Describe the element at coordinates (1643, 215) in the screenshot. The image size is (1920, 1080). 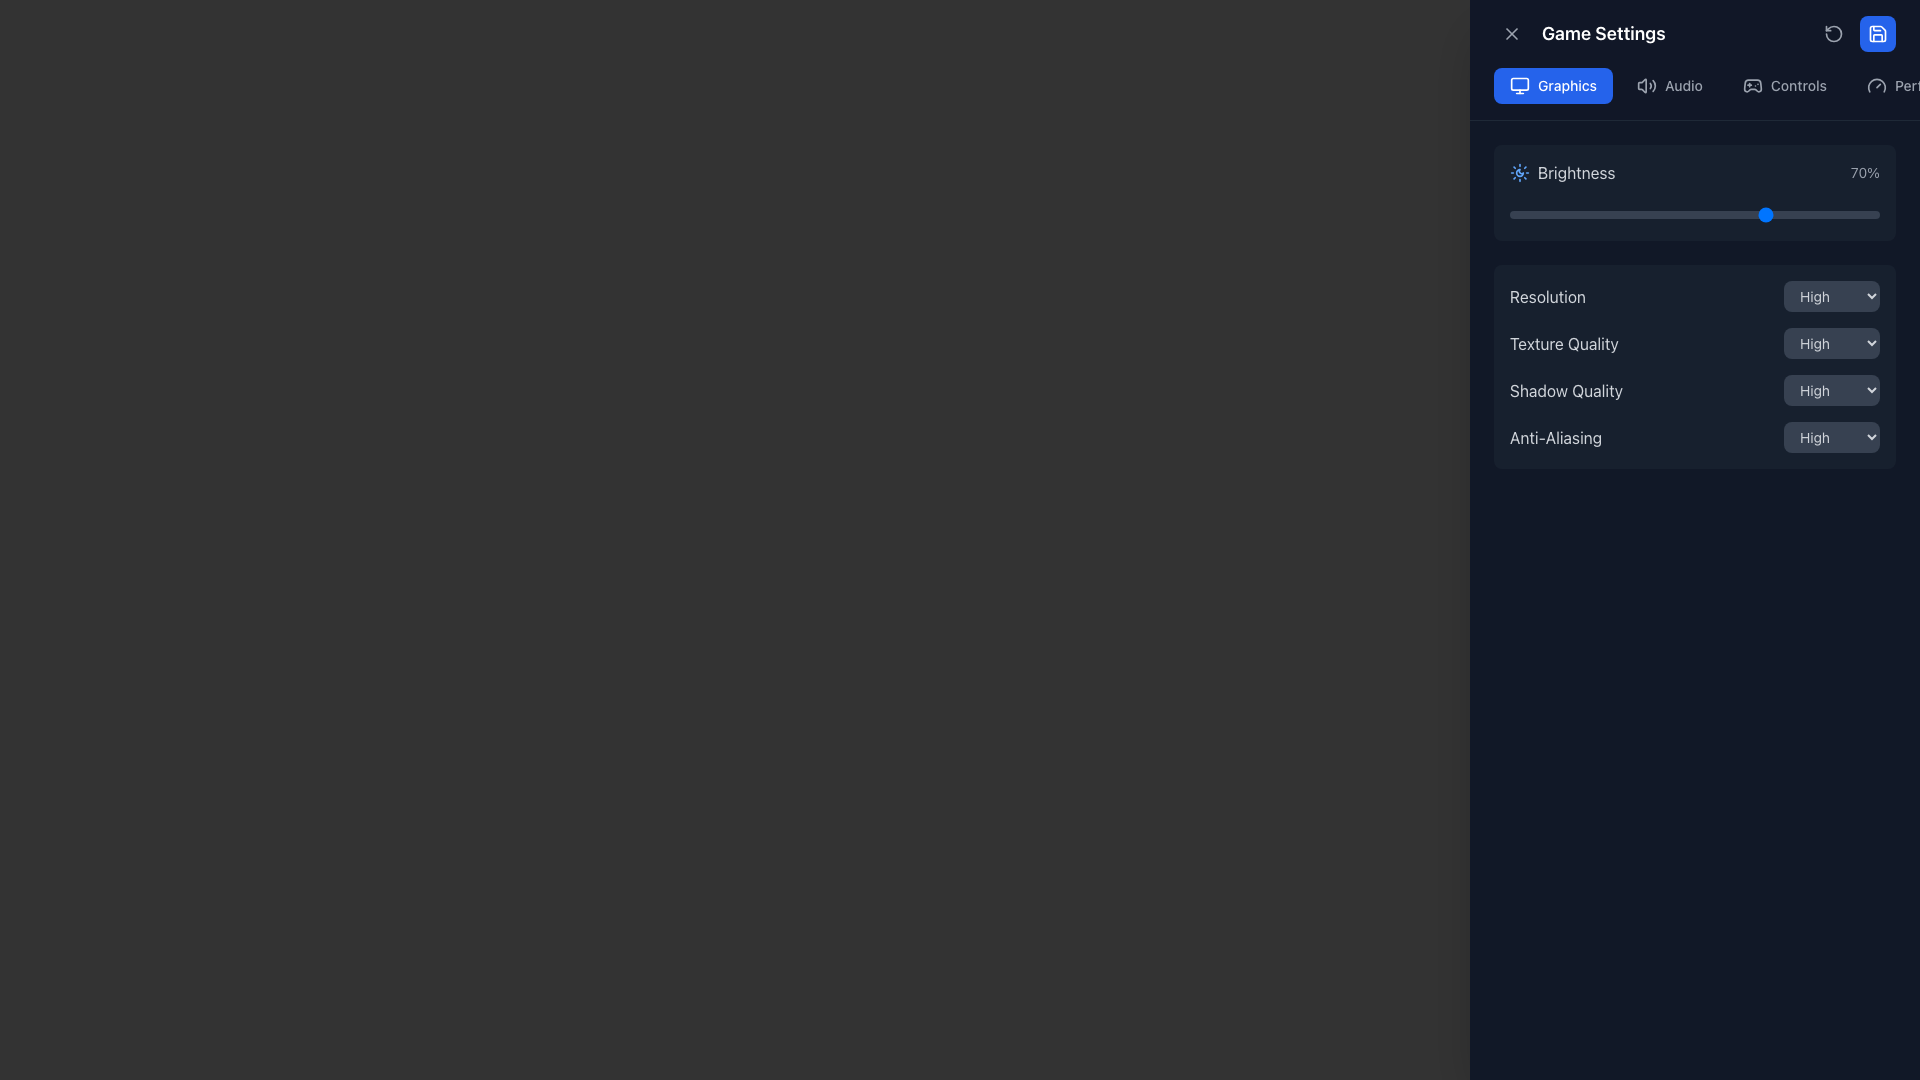
I see `brightness` at that location.